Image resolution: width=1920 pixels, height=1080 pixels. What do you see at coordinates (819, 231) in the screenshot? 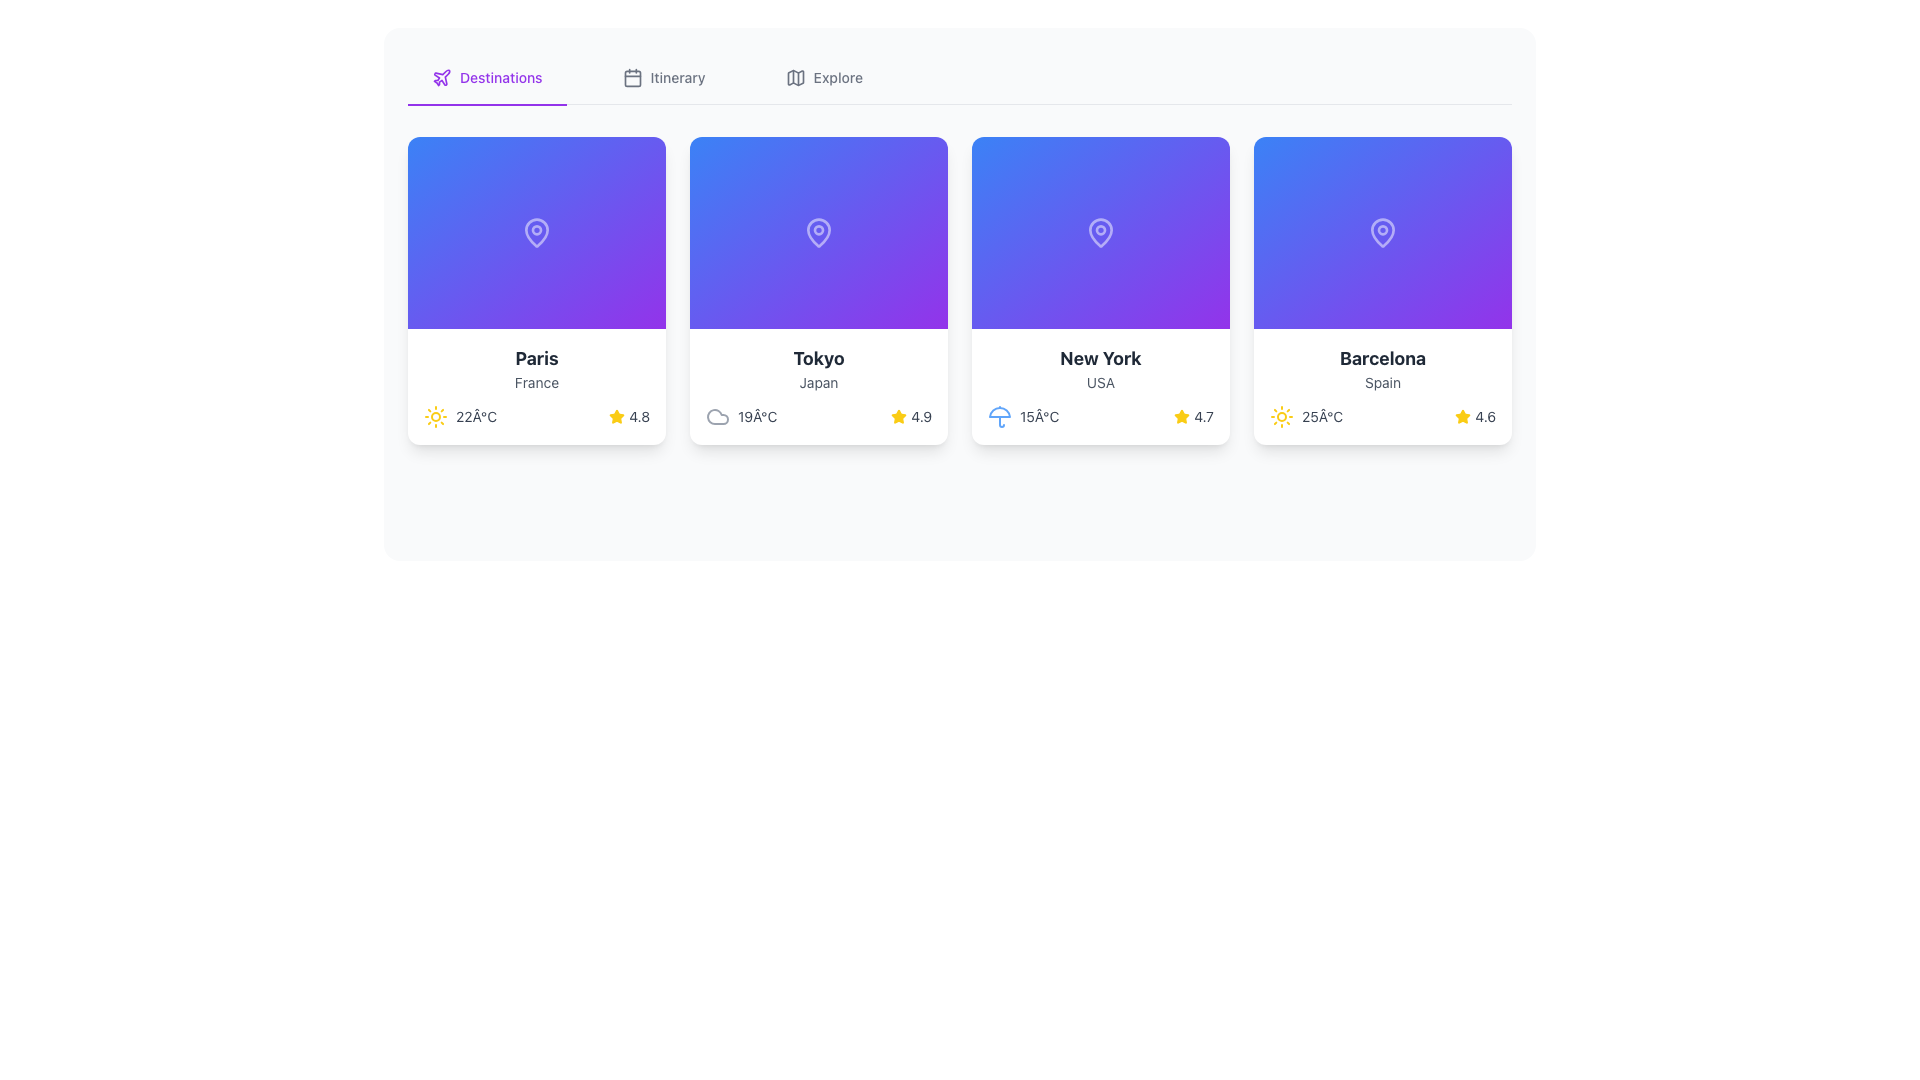
I see `the decorative icon background in the header of the Tokyo card, which is centrally located in the gradient section of the second card in the list` at bounding box center [819, 231].